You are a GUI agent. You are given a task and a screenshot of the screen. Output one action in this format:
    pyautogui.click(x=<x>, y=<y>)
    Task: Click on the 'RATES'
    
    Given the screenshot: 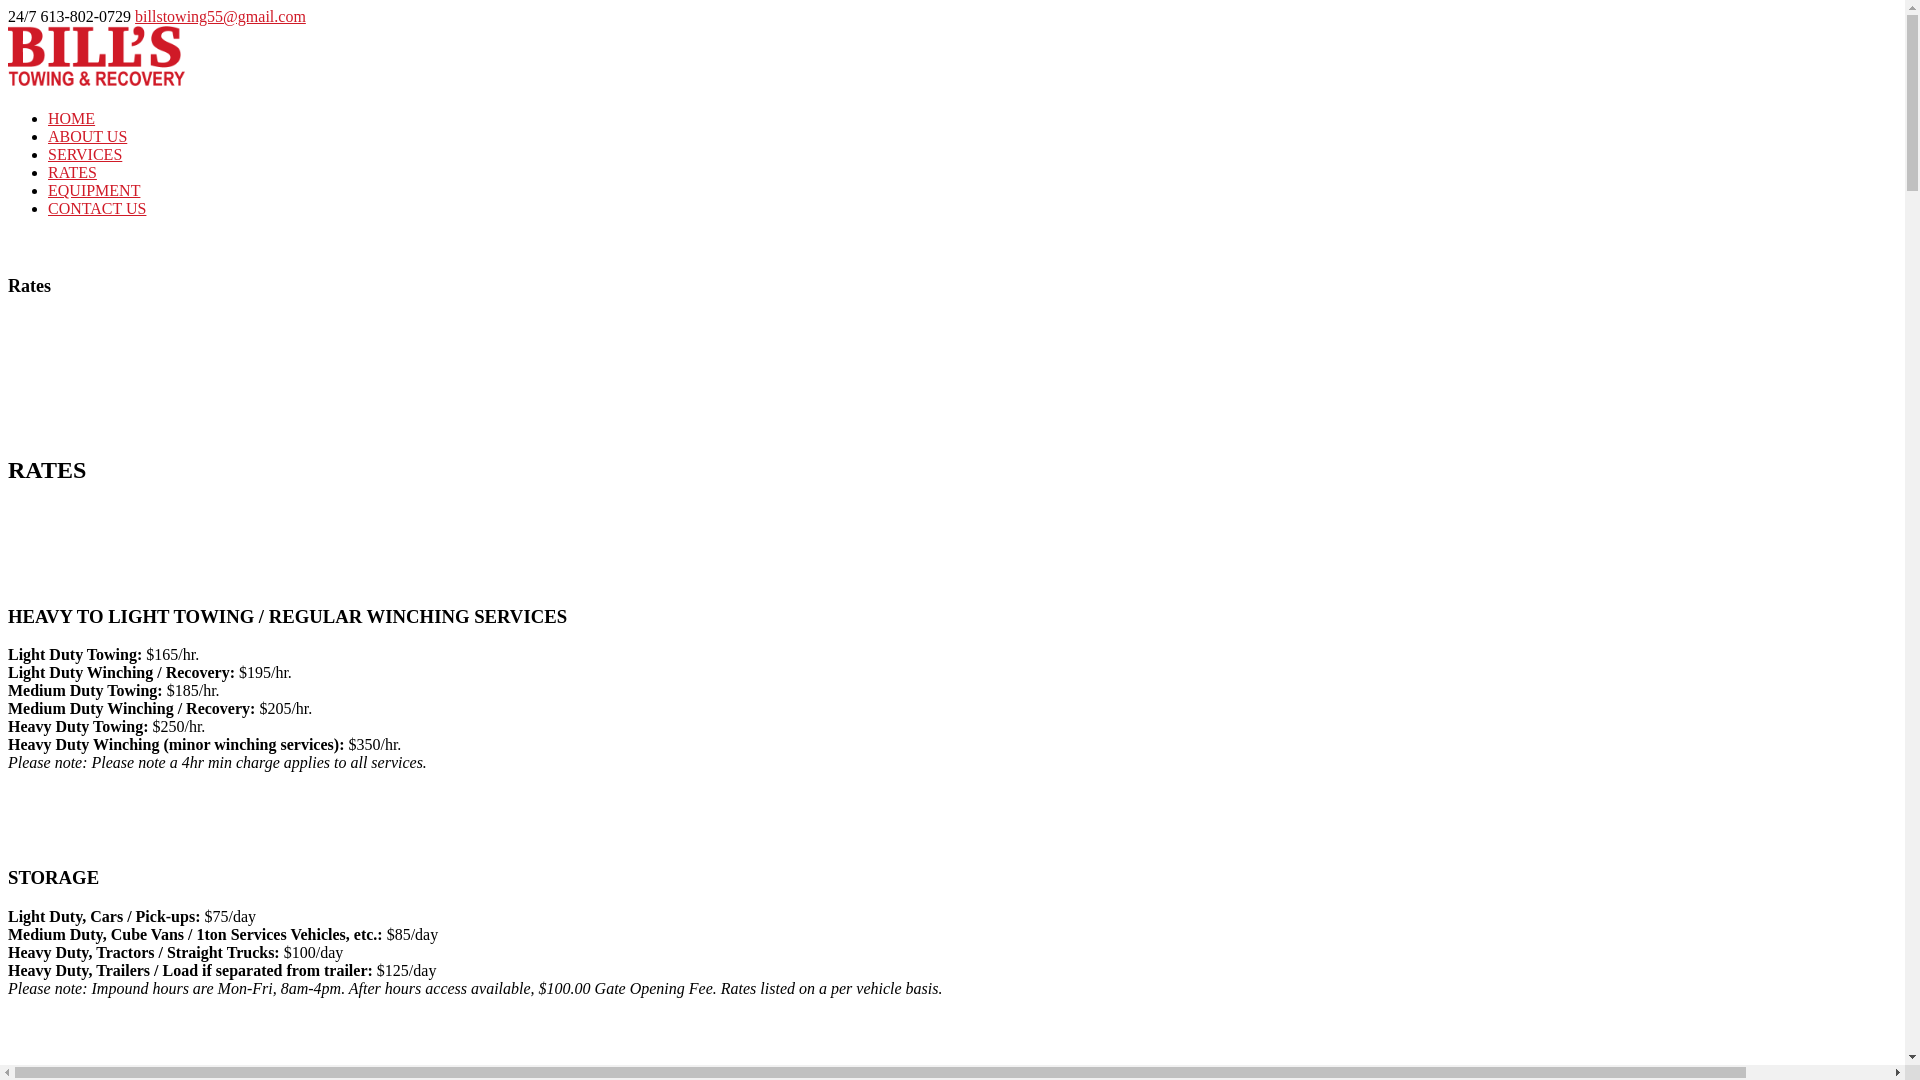 What is the action you would take?
    pyautogui.click(x=72, y=171)
    